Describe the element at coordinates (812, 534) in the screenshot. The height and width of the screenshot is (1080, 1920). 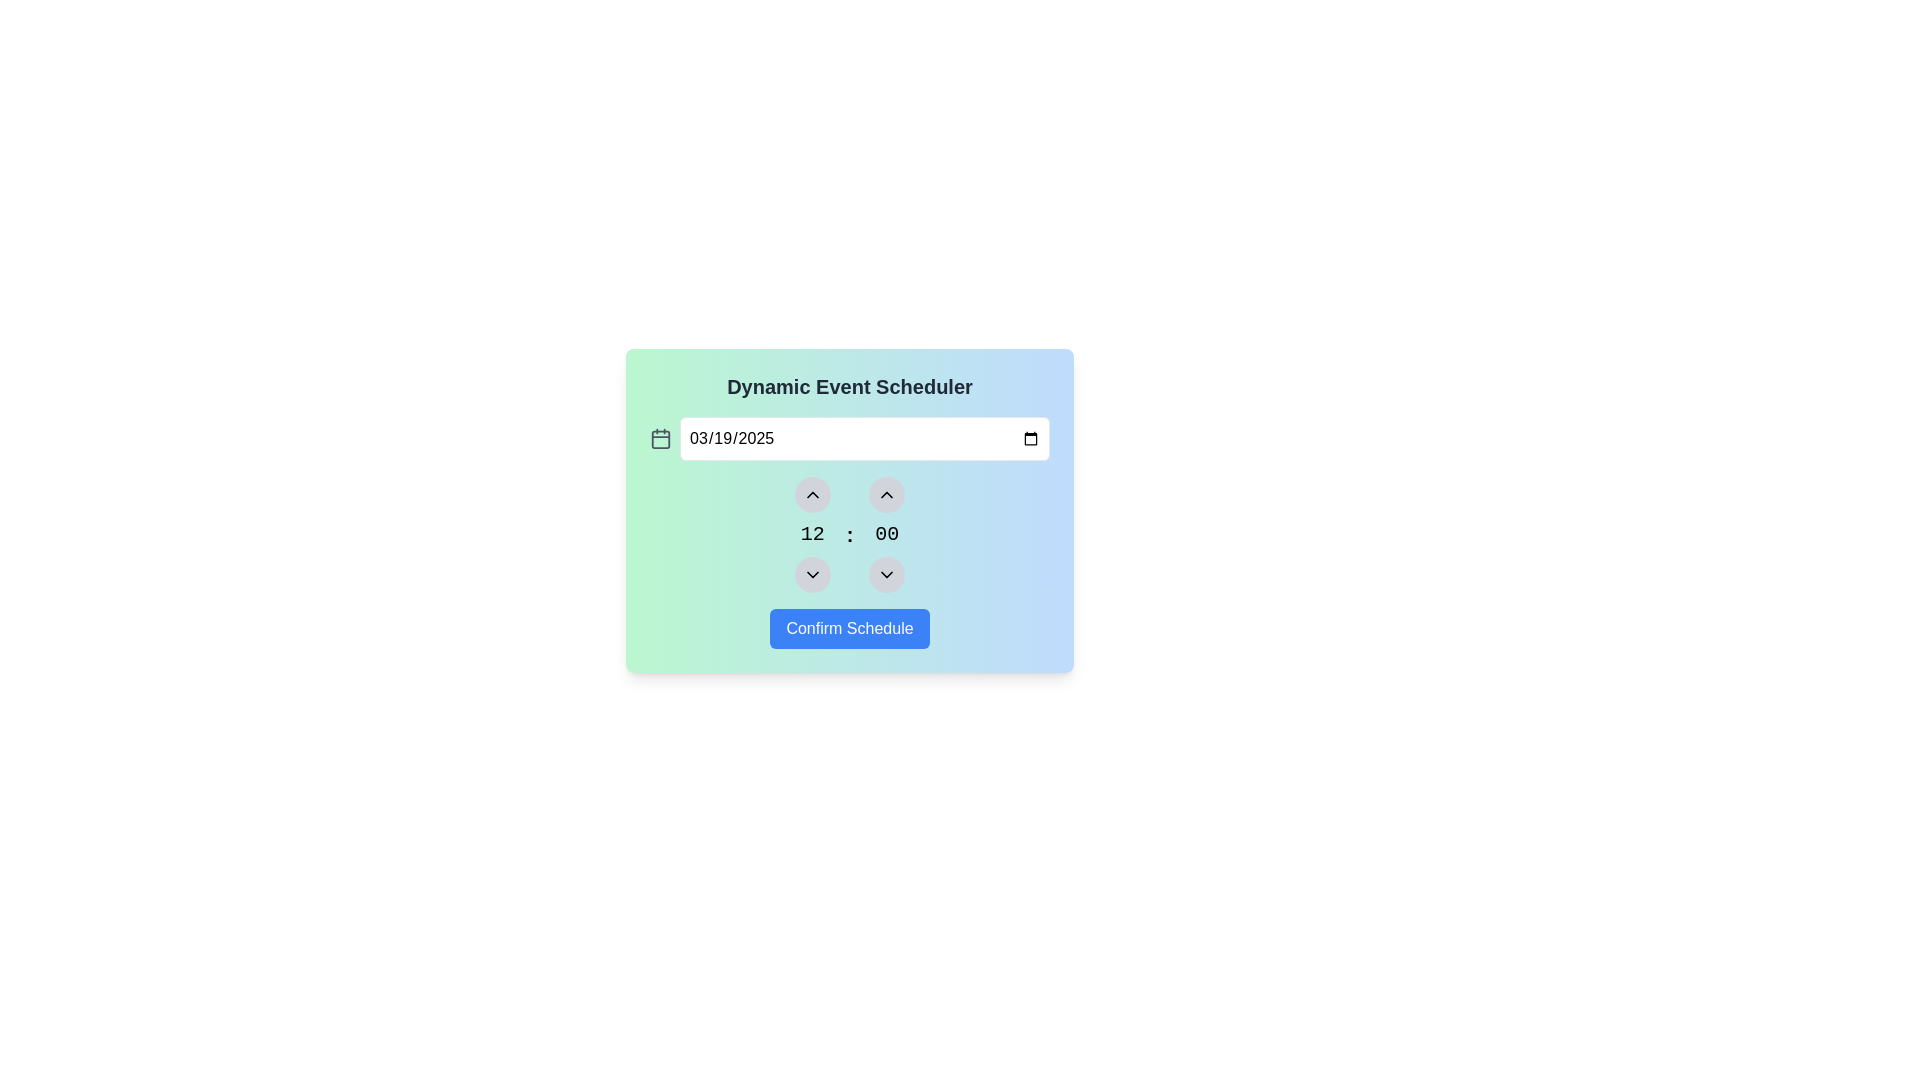
I see `the Text display component that shows the current hour value in the time picker widget, located centrally between the up and down arrow buttons` at that location.